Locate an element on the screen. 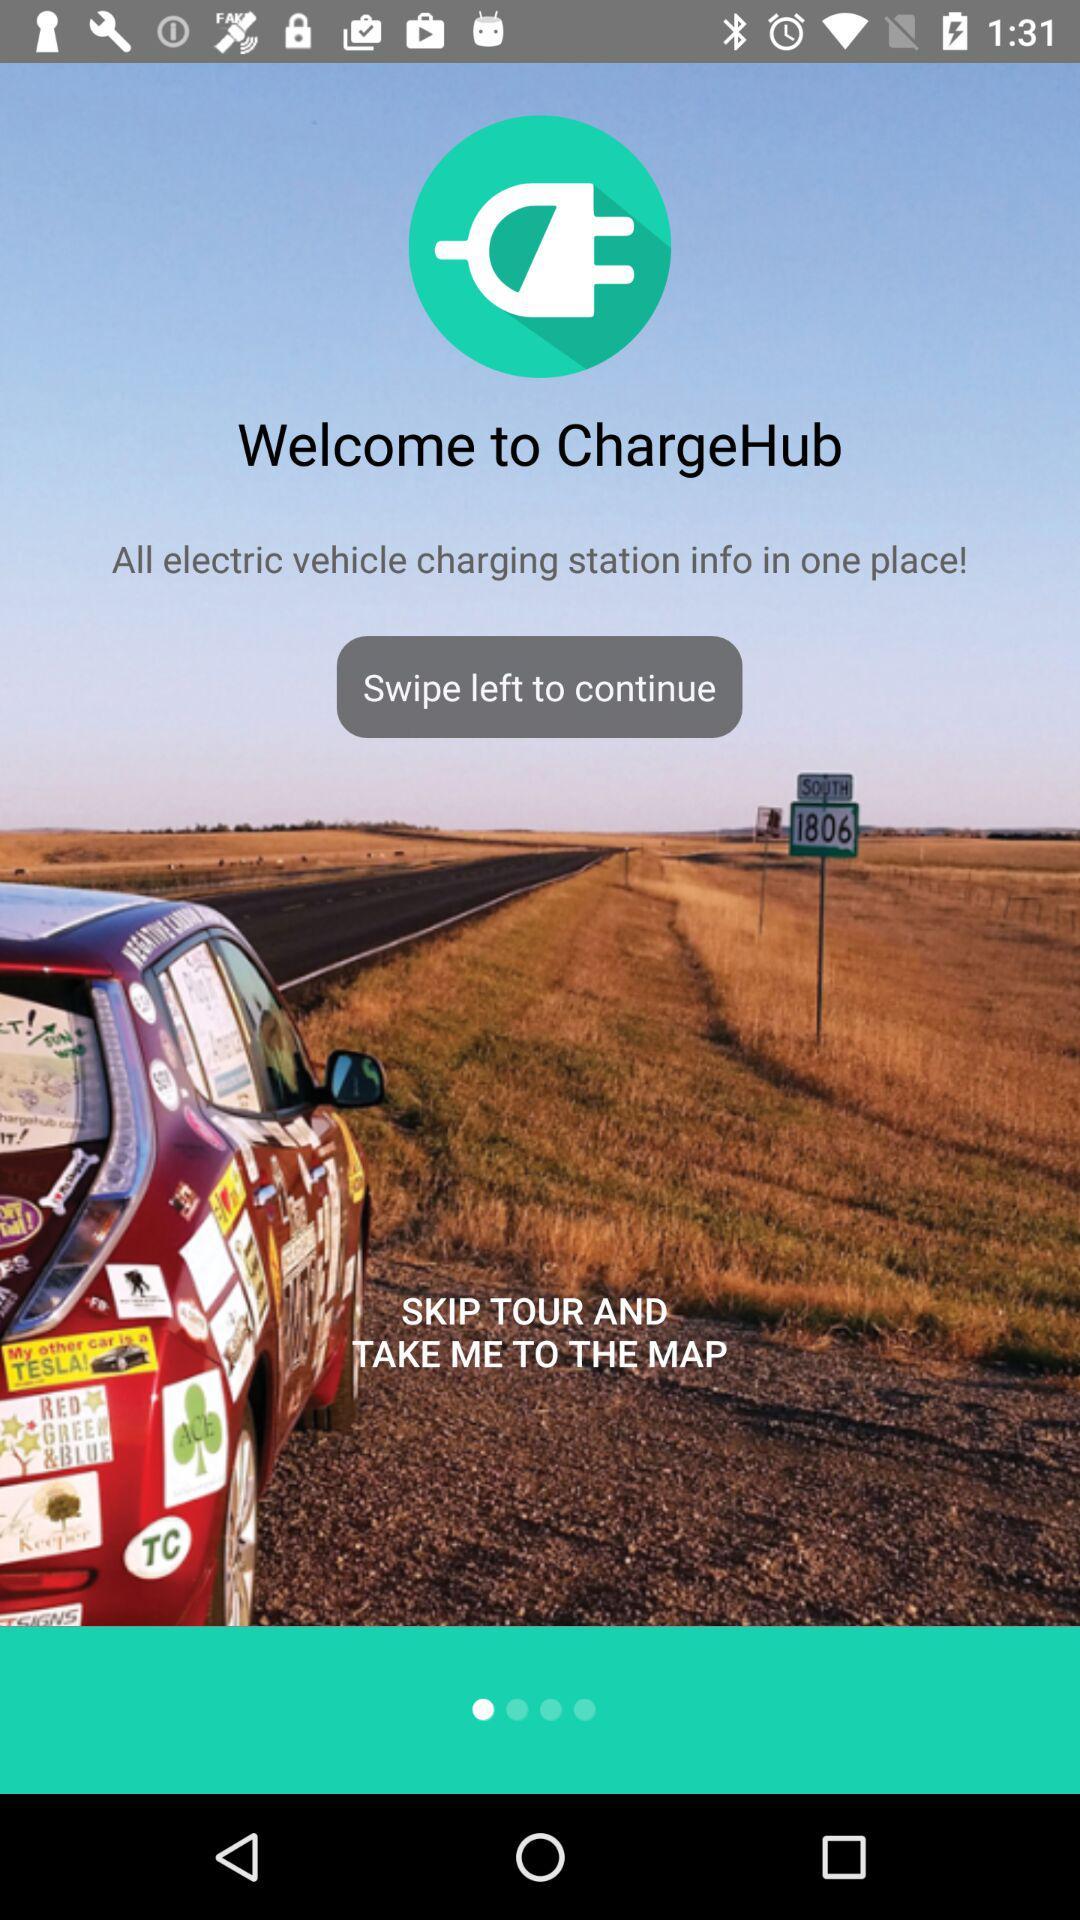 The width and height of the screenshot is (1080, 1920). skip tour and is located at coordinates (538, 1331).